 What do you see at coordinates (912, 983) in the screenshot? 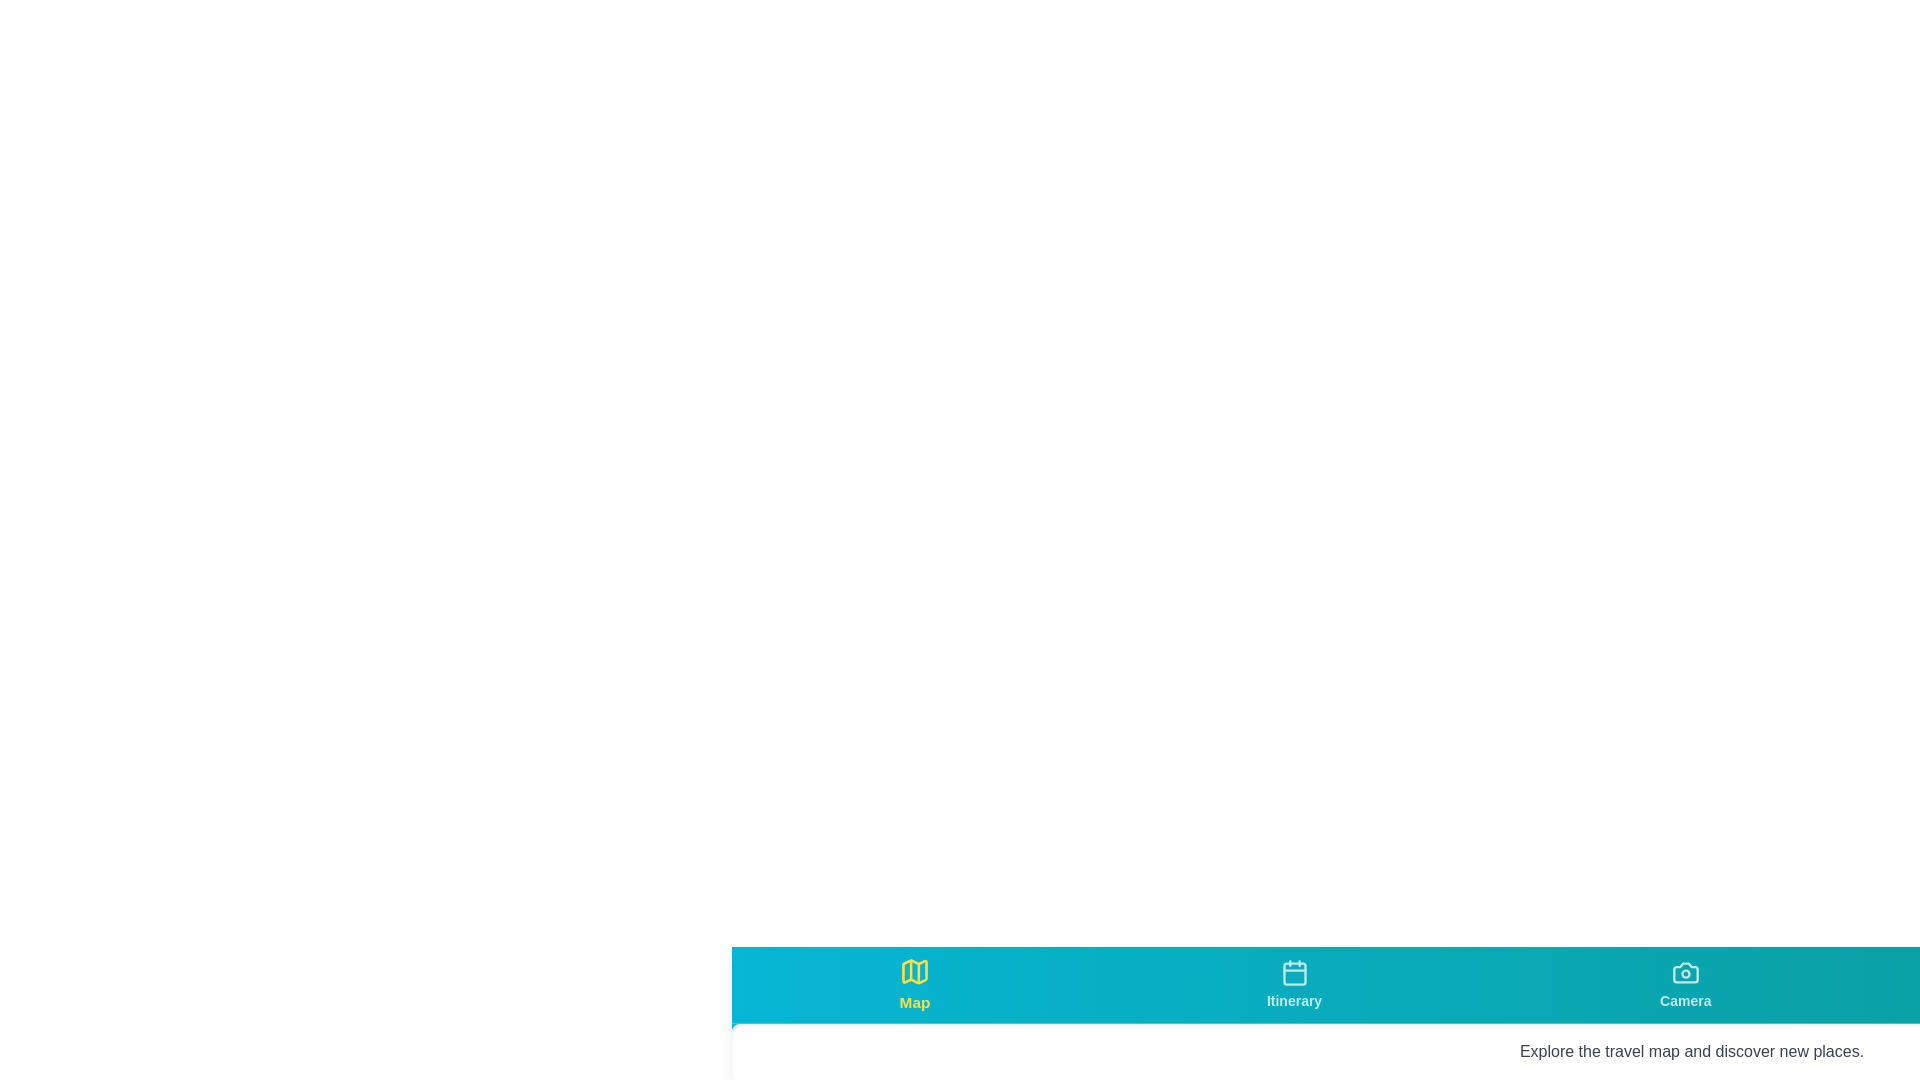
I see `the Map tab to inspect its content` at bounding box center [912, 983].